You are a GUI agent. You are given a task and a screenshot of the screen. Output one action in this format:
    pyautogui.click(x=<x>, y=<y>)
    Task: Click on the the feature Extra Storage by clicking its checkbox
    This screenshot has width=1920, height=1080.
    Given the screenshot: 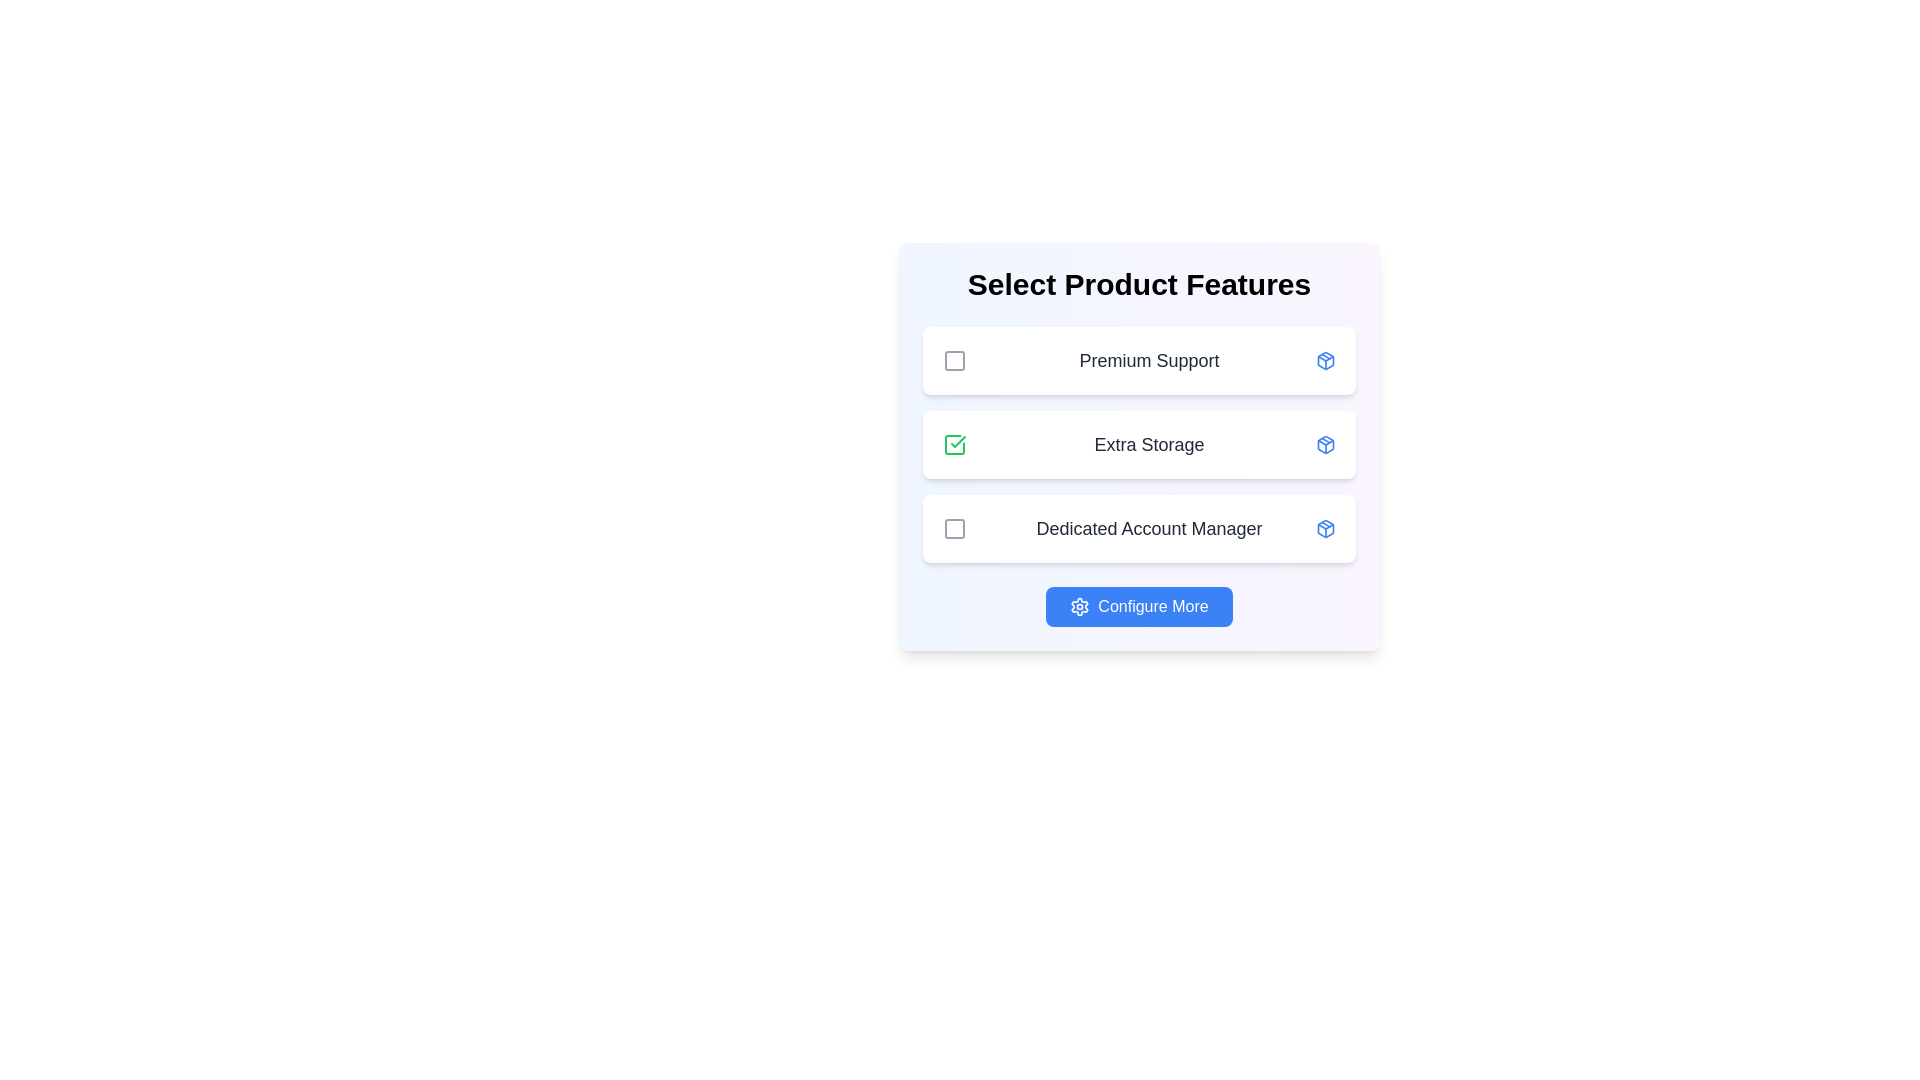 What is the action you would take?
    pyautogui.click(x=954, y=443)
    